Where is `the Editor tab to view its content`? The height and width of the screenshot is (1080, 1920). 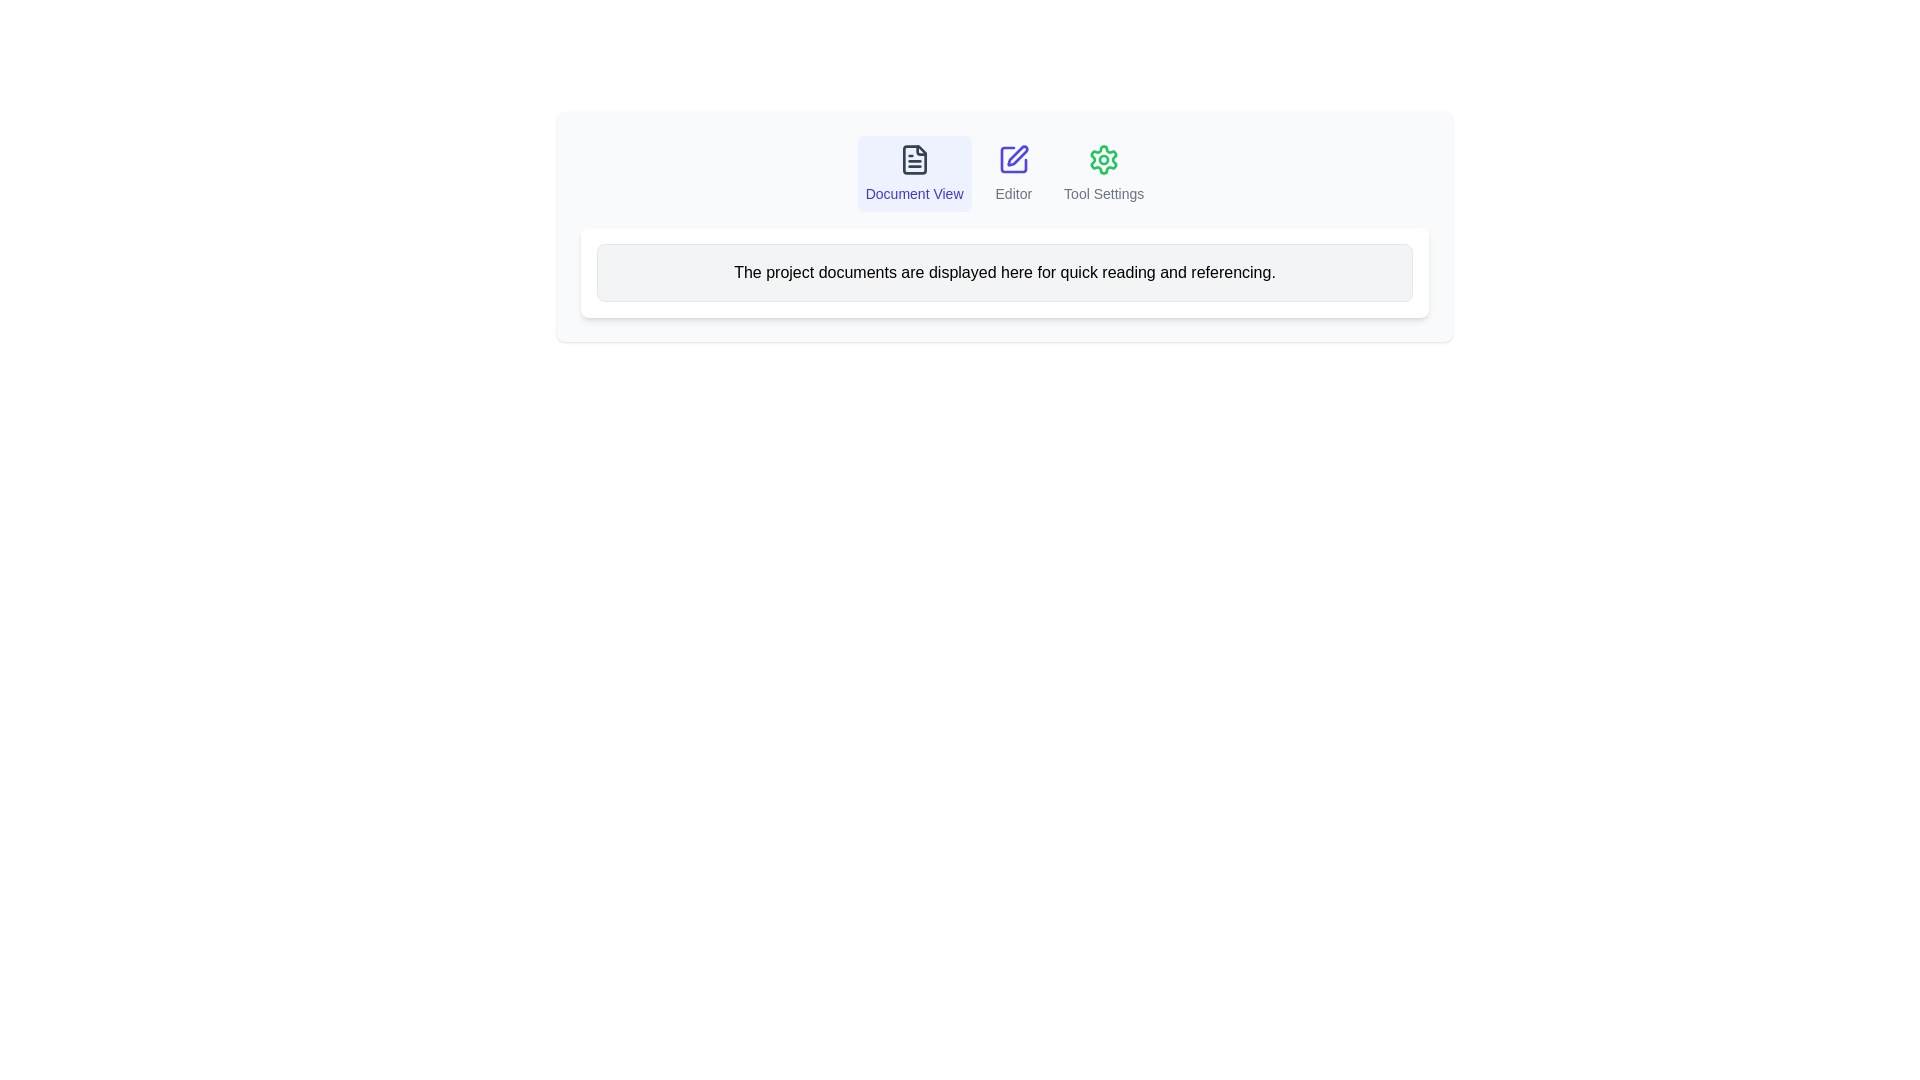 the Editor tab to view its content is located at coordinates (1012, 172).